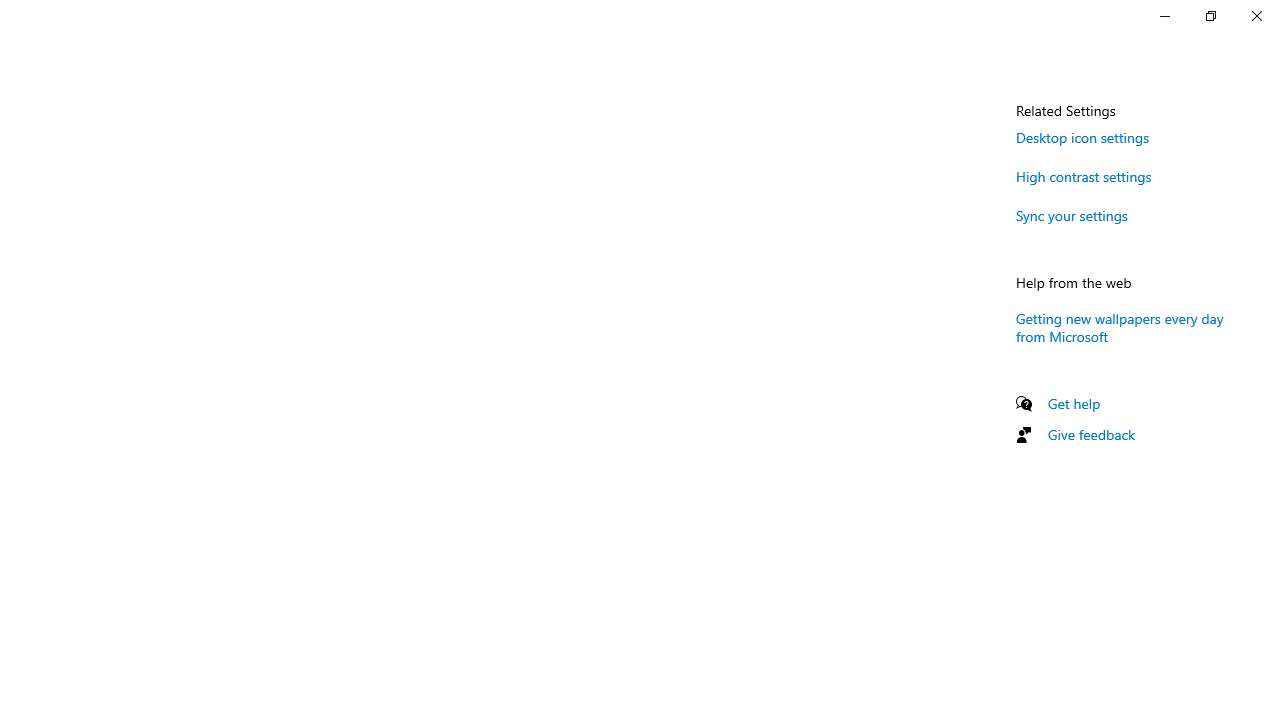 The height and width of the screenshot is (720, 1280). Describe the element at coordinates (1209, 15) in the screenshot. I see `'Restore Settings'` at that location.